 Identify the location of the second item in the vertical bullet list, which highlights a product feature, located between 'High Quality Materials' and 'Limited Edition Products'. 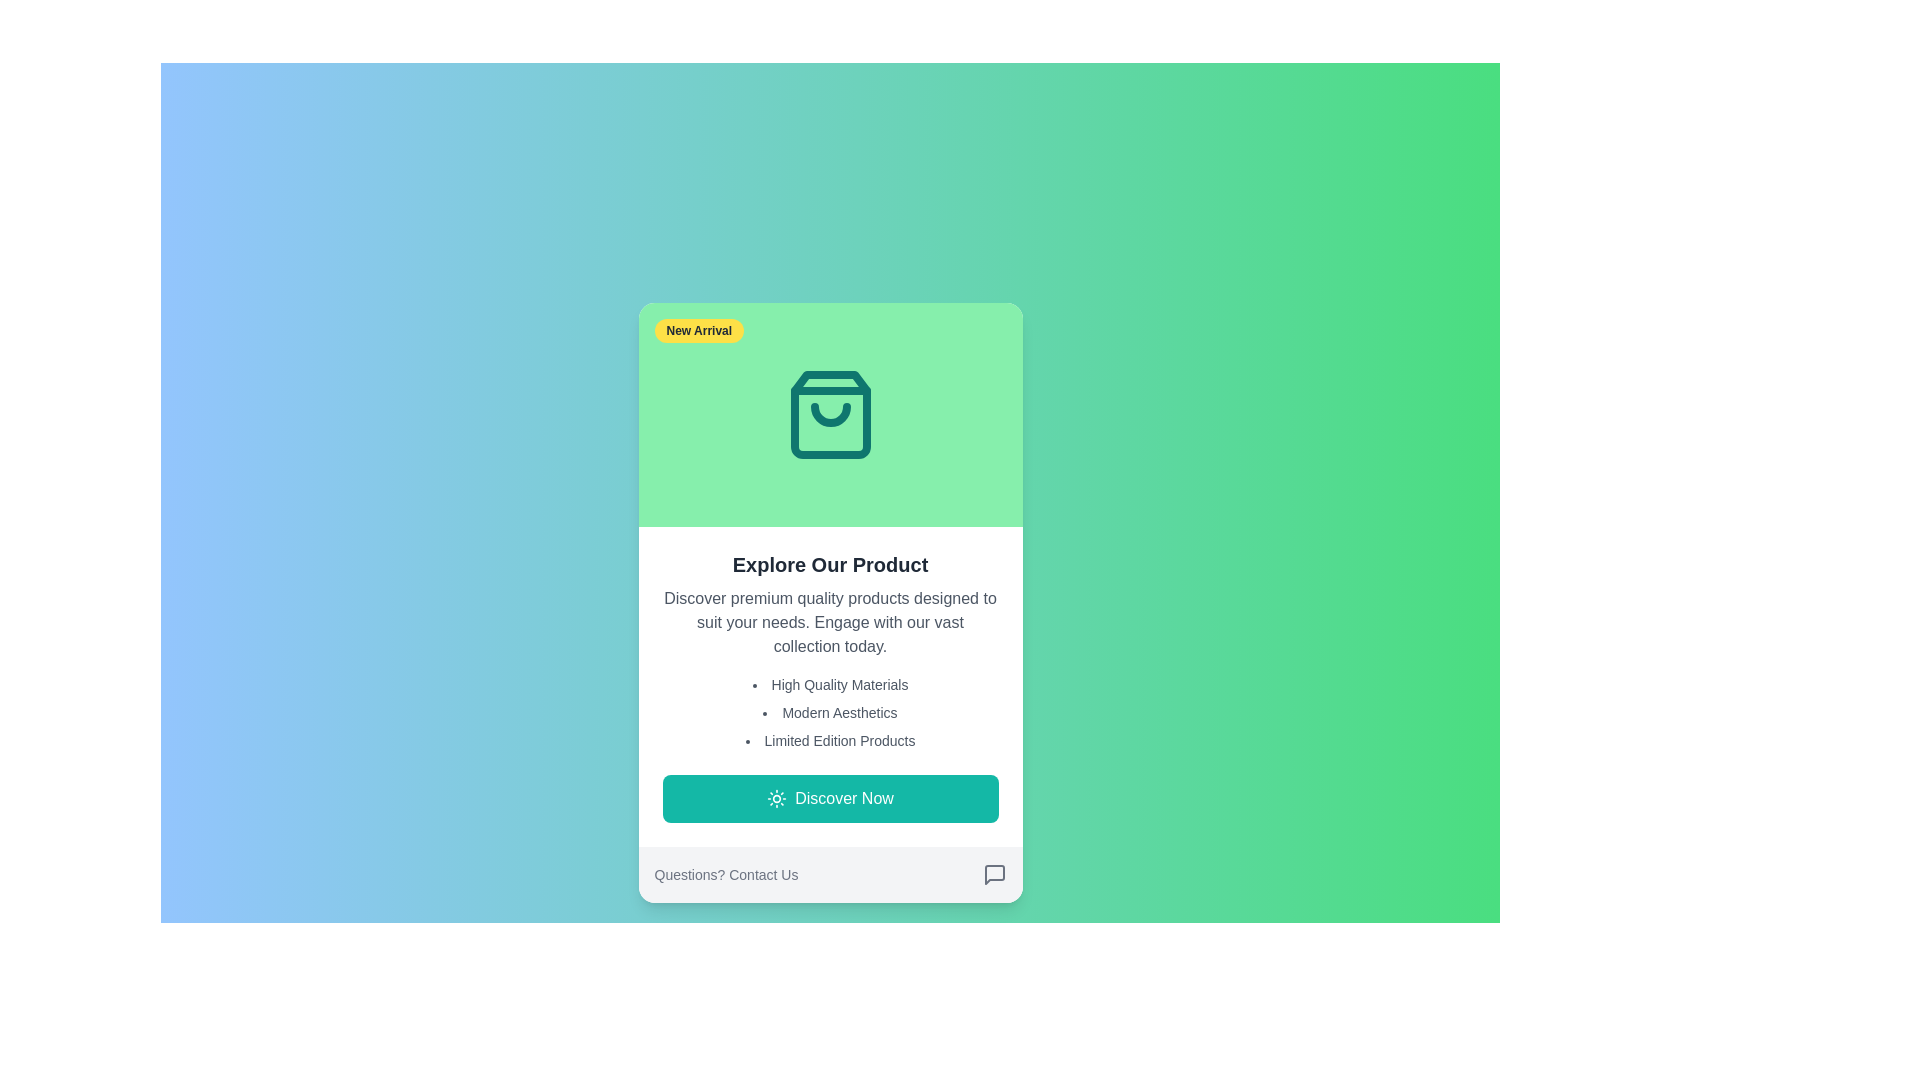
(830, 712).